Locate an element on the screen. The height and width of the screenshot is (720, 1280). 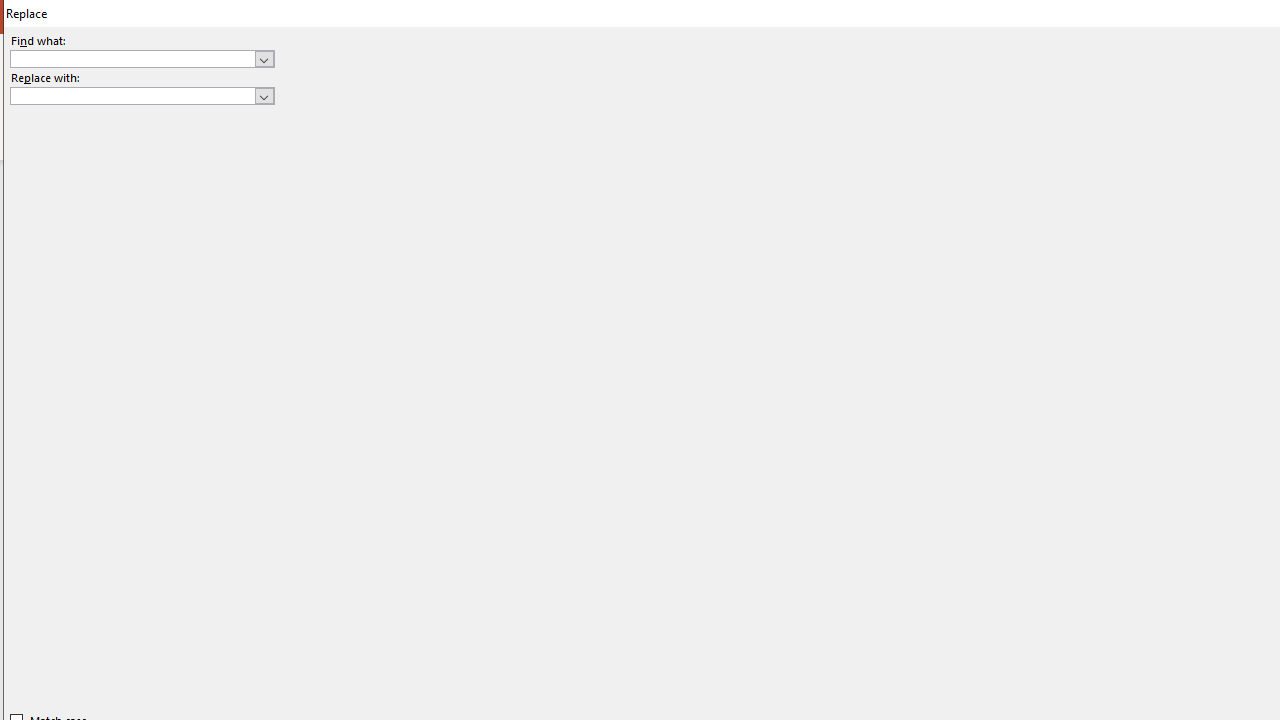
'Replace with' is located at coordinates (132, 95).